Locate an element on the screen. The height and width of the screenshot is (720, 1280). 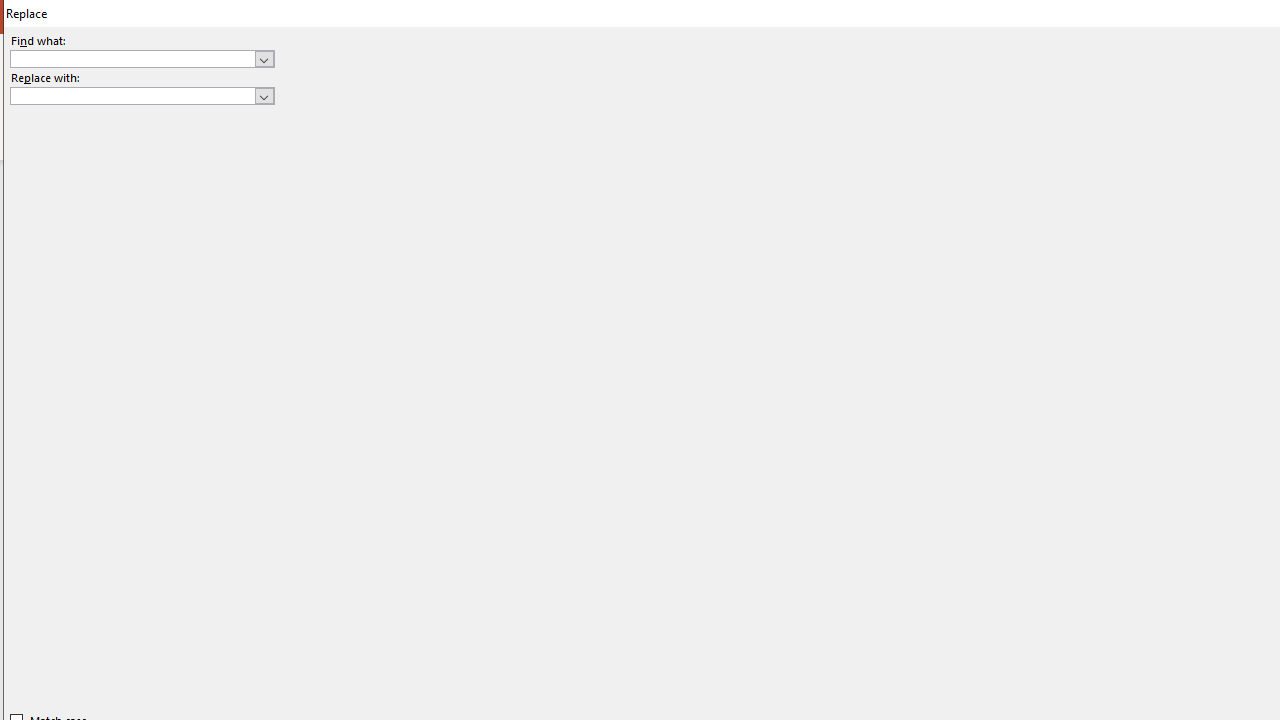
'Replace with' is located at coordinates (132, 95).